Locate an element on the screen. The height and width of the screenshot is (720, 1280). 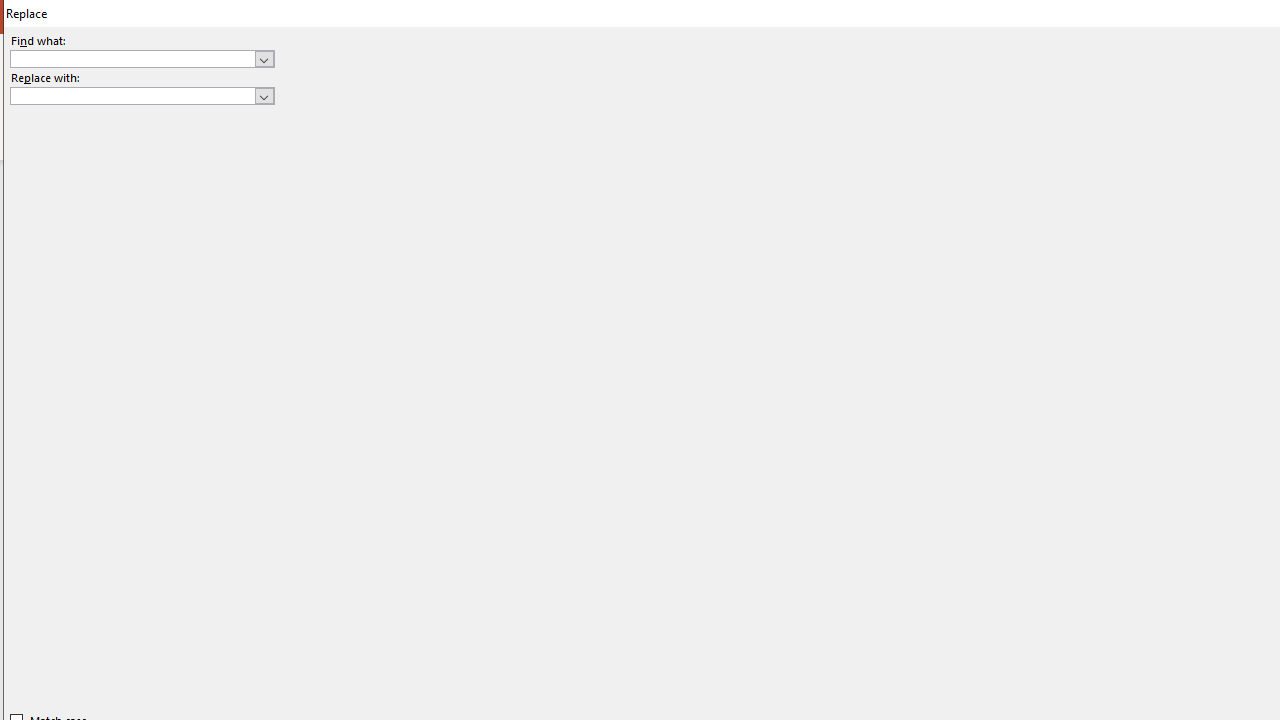
'Replace with' is located at coordinates (132, 95).